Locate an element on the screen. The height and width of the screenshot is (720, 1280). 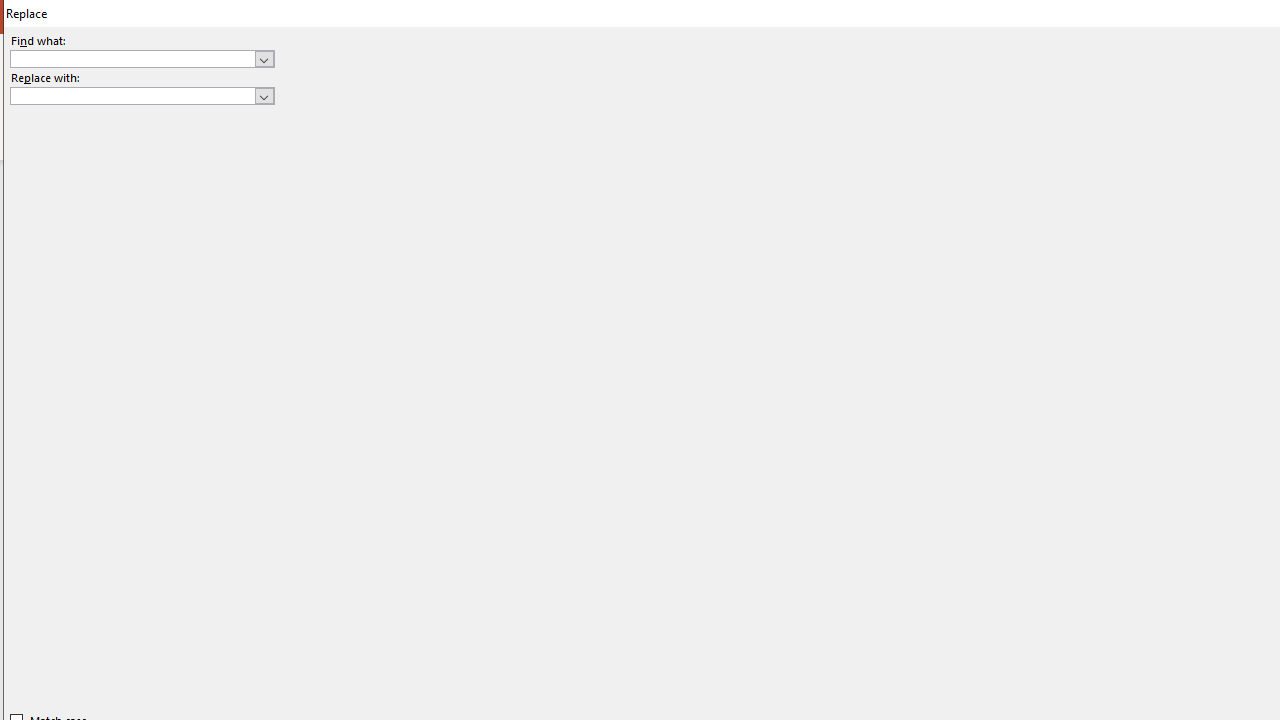
'Replace with' is located at coordinates (132, 95).